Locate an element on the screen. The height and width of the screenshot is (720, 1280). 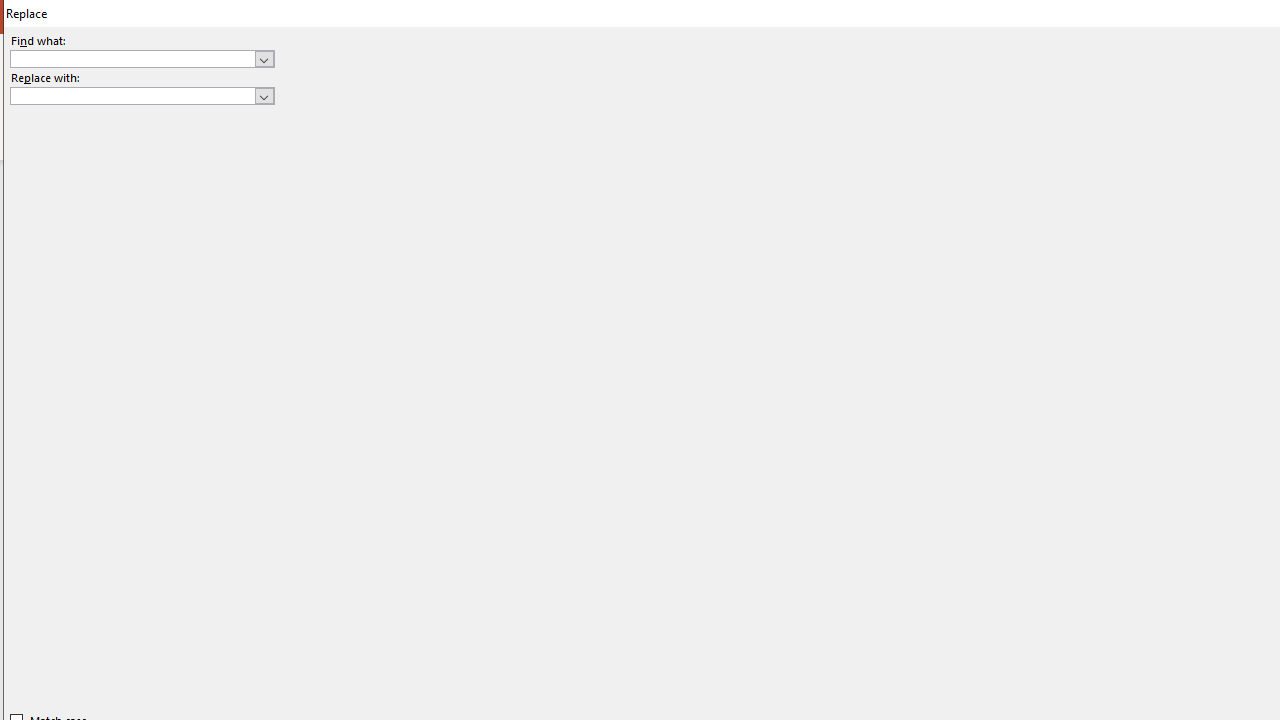
'Replace with' is located at coordinates (132, 95).